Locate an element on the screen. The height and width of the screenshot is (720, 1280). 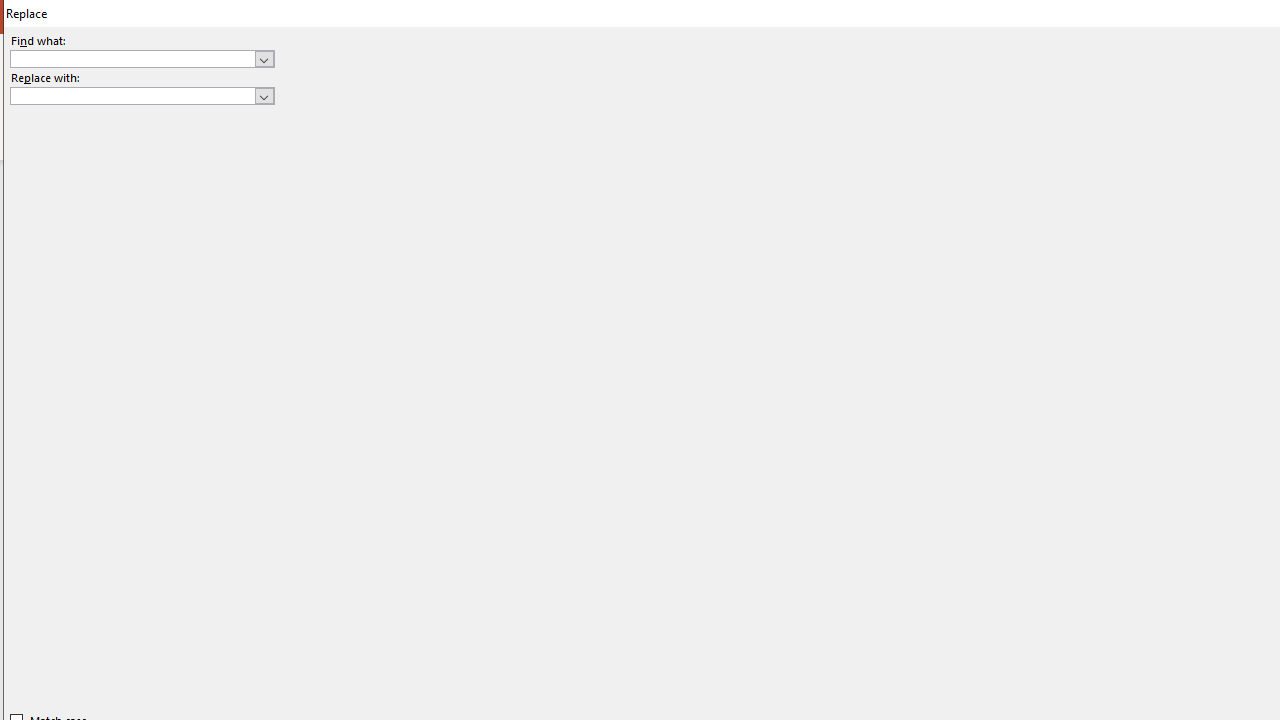
'Replace with' is located at coordinates (132, 95).